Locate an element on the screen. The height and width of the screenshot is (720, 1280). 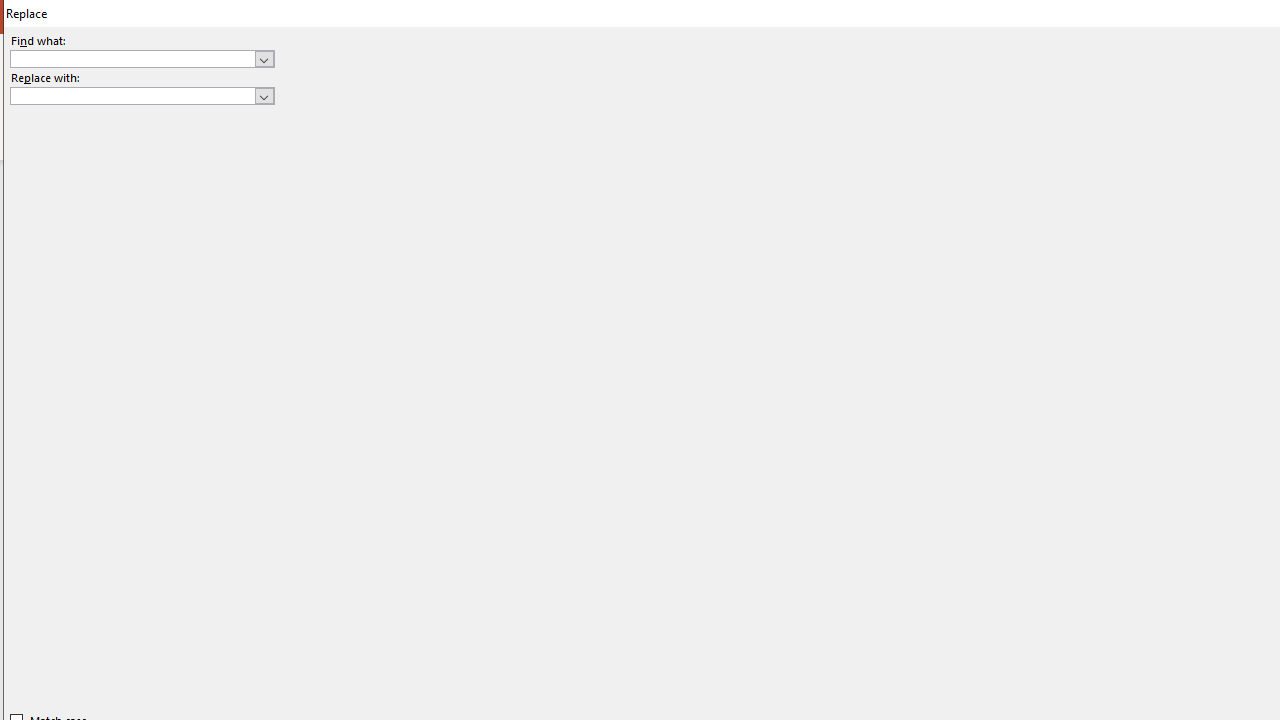
'Replace with' is located at coordinates (132, 95).